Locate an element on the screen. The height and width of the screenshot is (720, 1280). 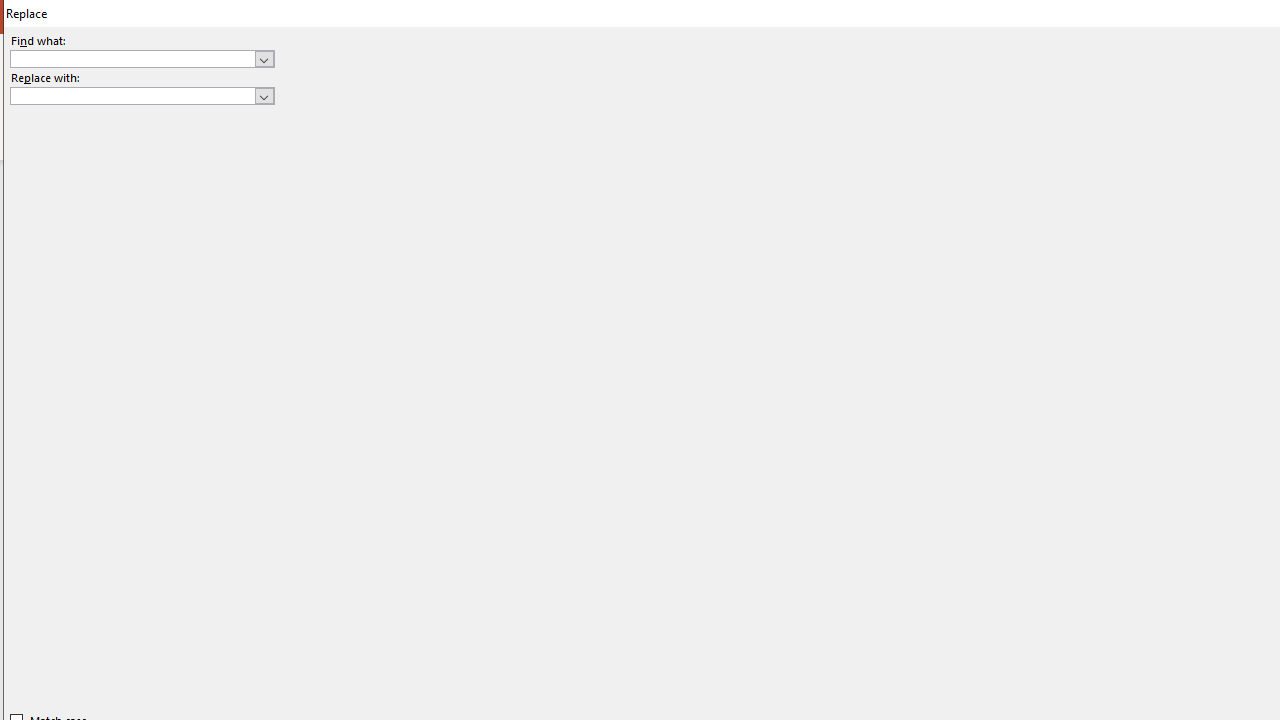
'Replace with' is located at coordinates (132, 95).